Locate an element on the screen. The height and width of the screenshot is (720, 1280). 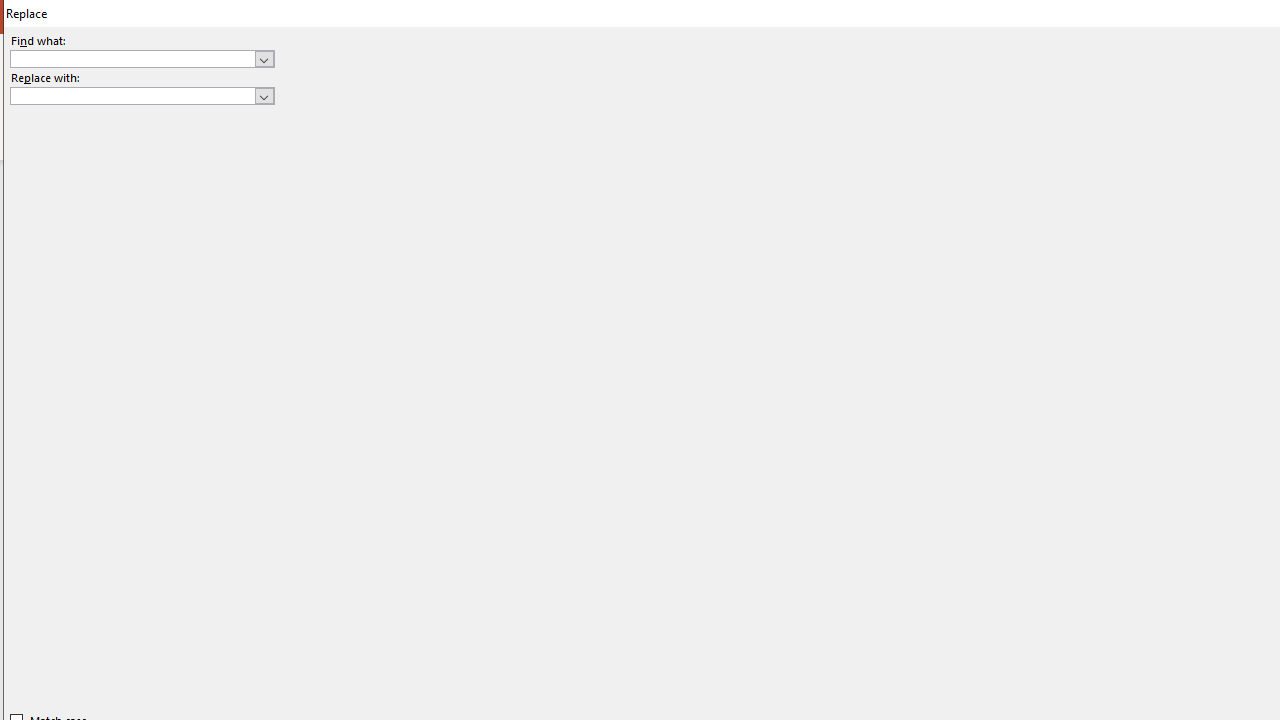
'Replace with' is located at coordinates (132, 95).